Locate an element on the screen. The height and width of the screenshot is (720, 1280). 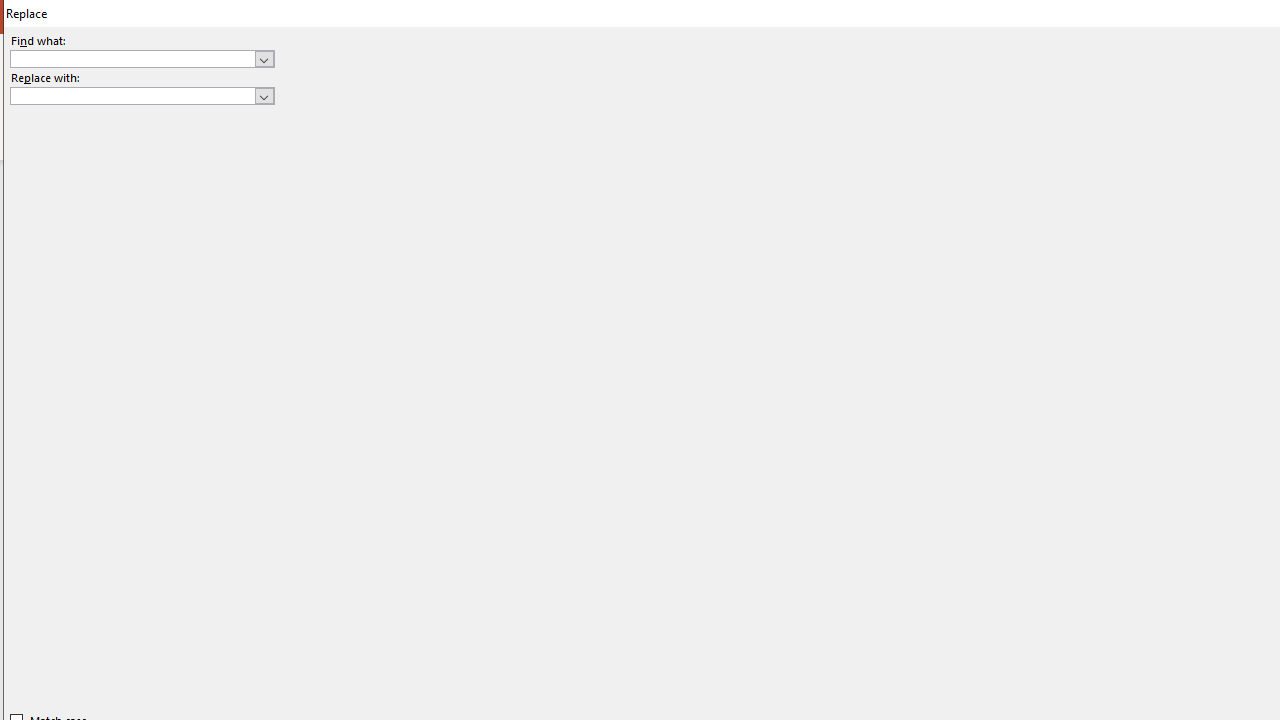
'Replace with' is located at coordinates (132, 95).